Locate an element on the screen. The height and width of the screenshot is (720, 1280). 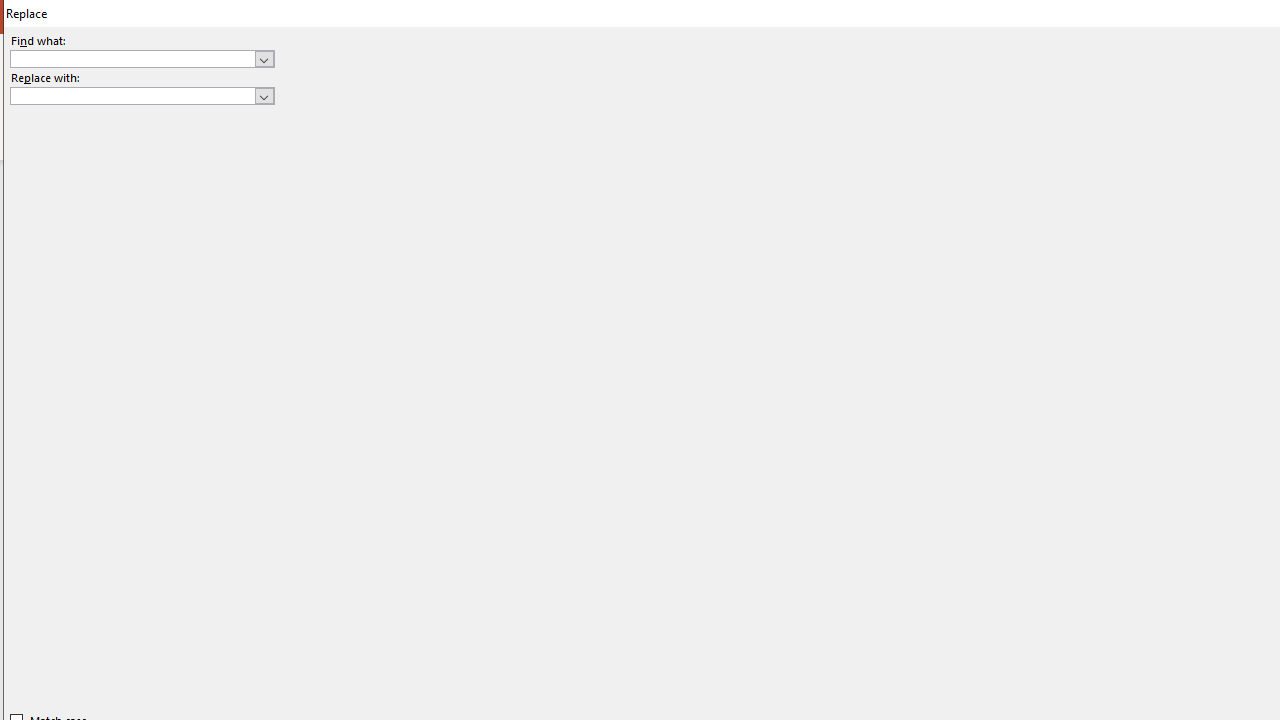
'Replace with' is located at coordinates (132, 95).